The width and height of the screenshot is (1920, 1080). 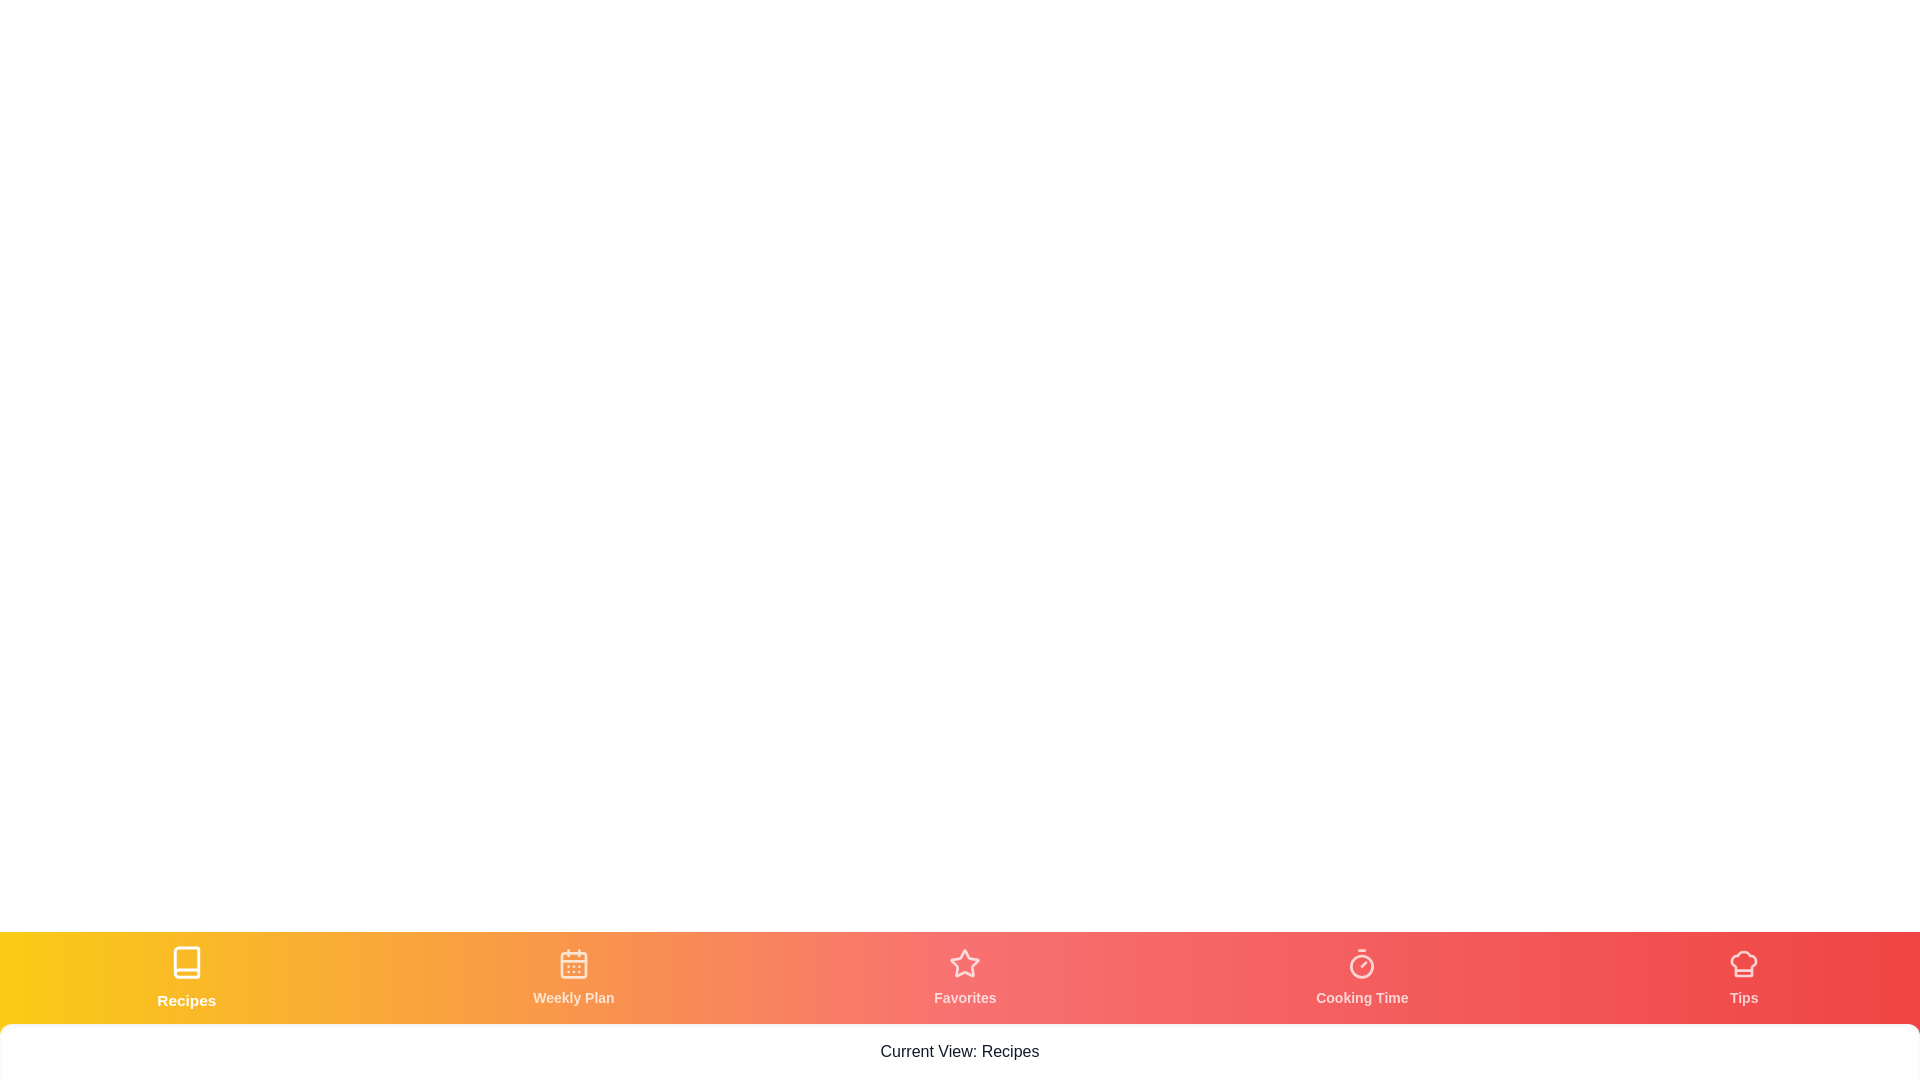 I want to click on the tab labeled Cooking Time to view its content, so click(x=1361, y=977).